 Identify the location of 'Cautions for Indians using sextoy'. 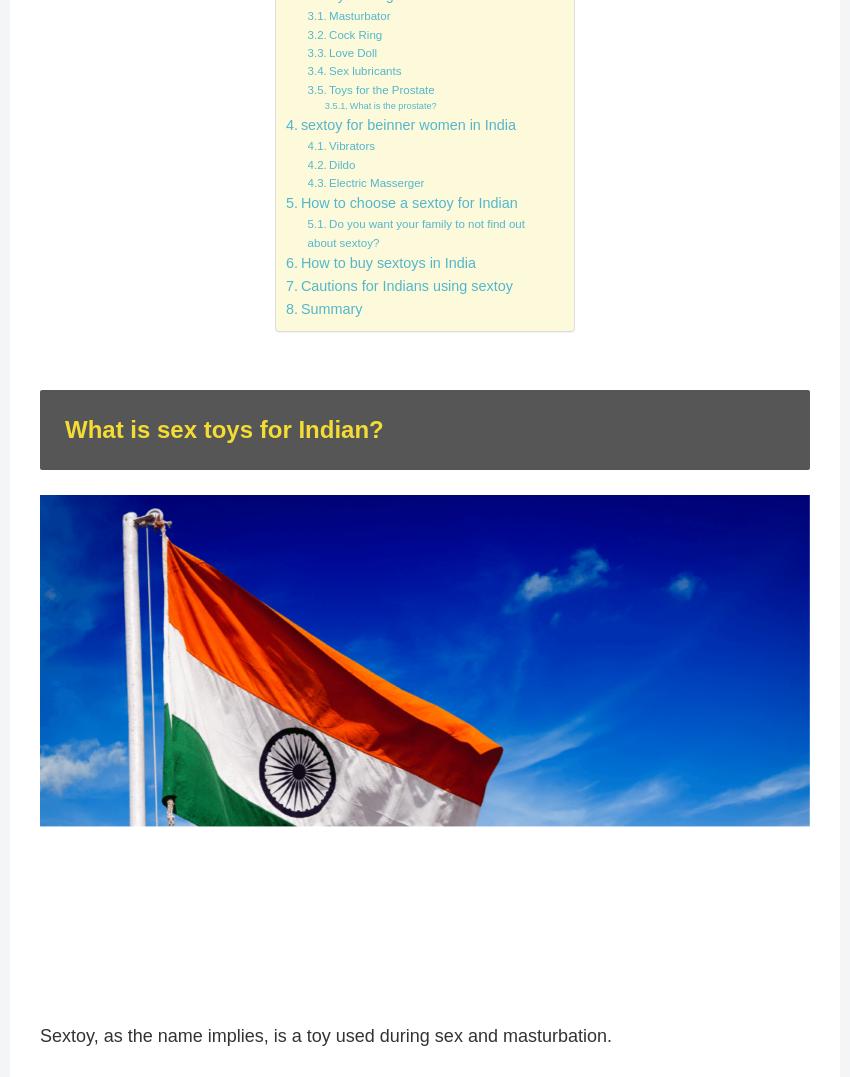
(405, 285).